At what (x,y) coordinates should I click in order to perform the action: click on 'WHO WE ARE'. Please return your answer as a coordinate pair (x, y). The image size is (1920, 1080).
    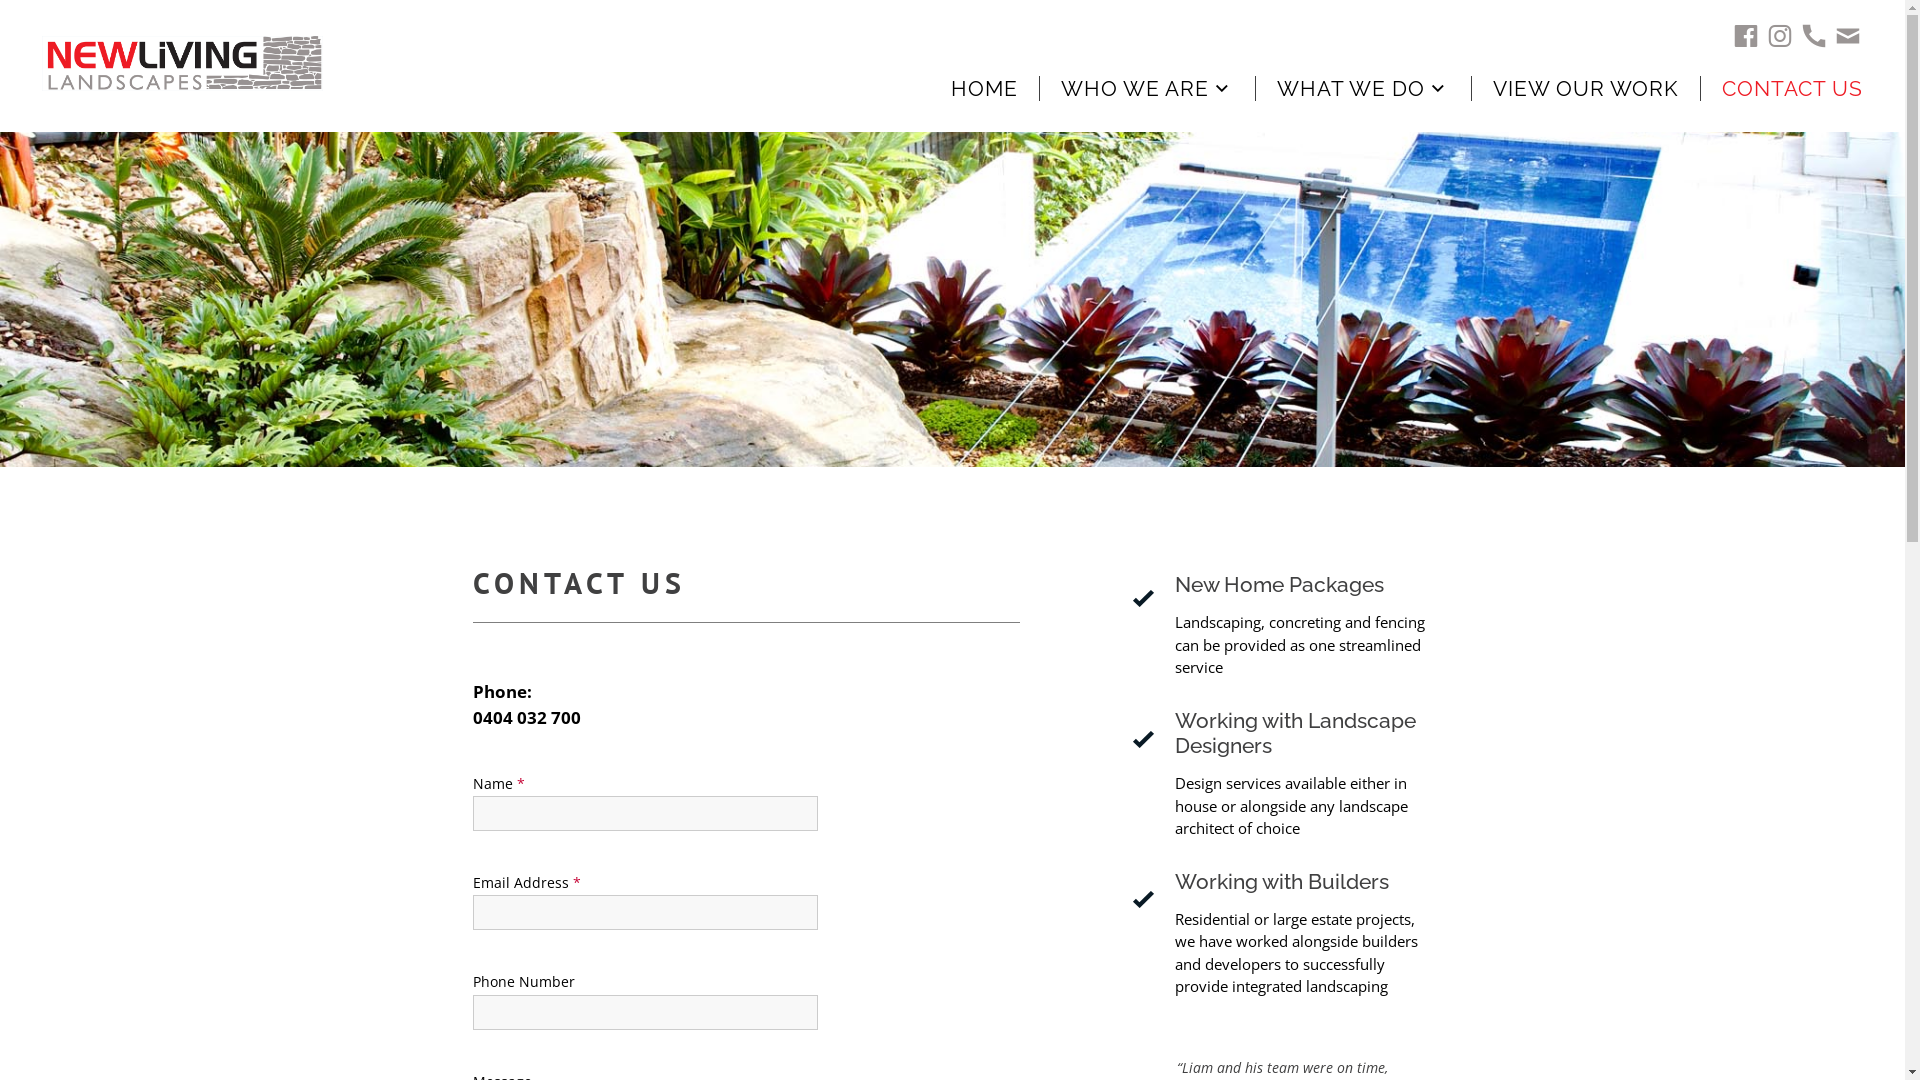
    Looking at the image, I should click on (1168, 87).